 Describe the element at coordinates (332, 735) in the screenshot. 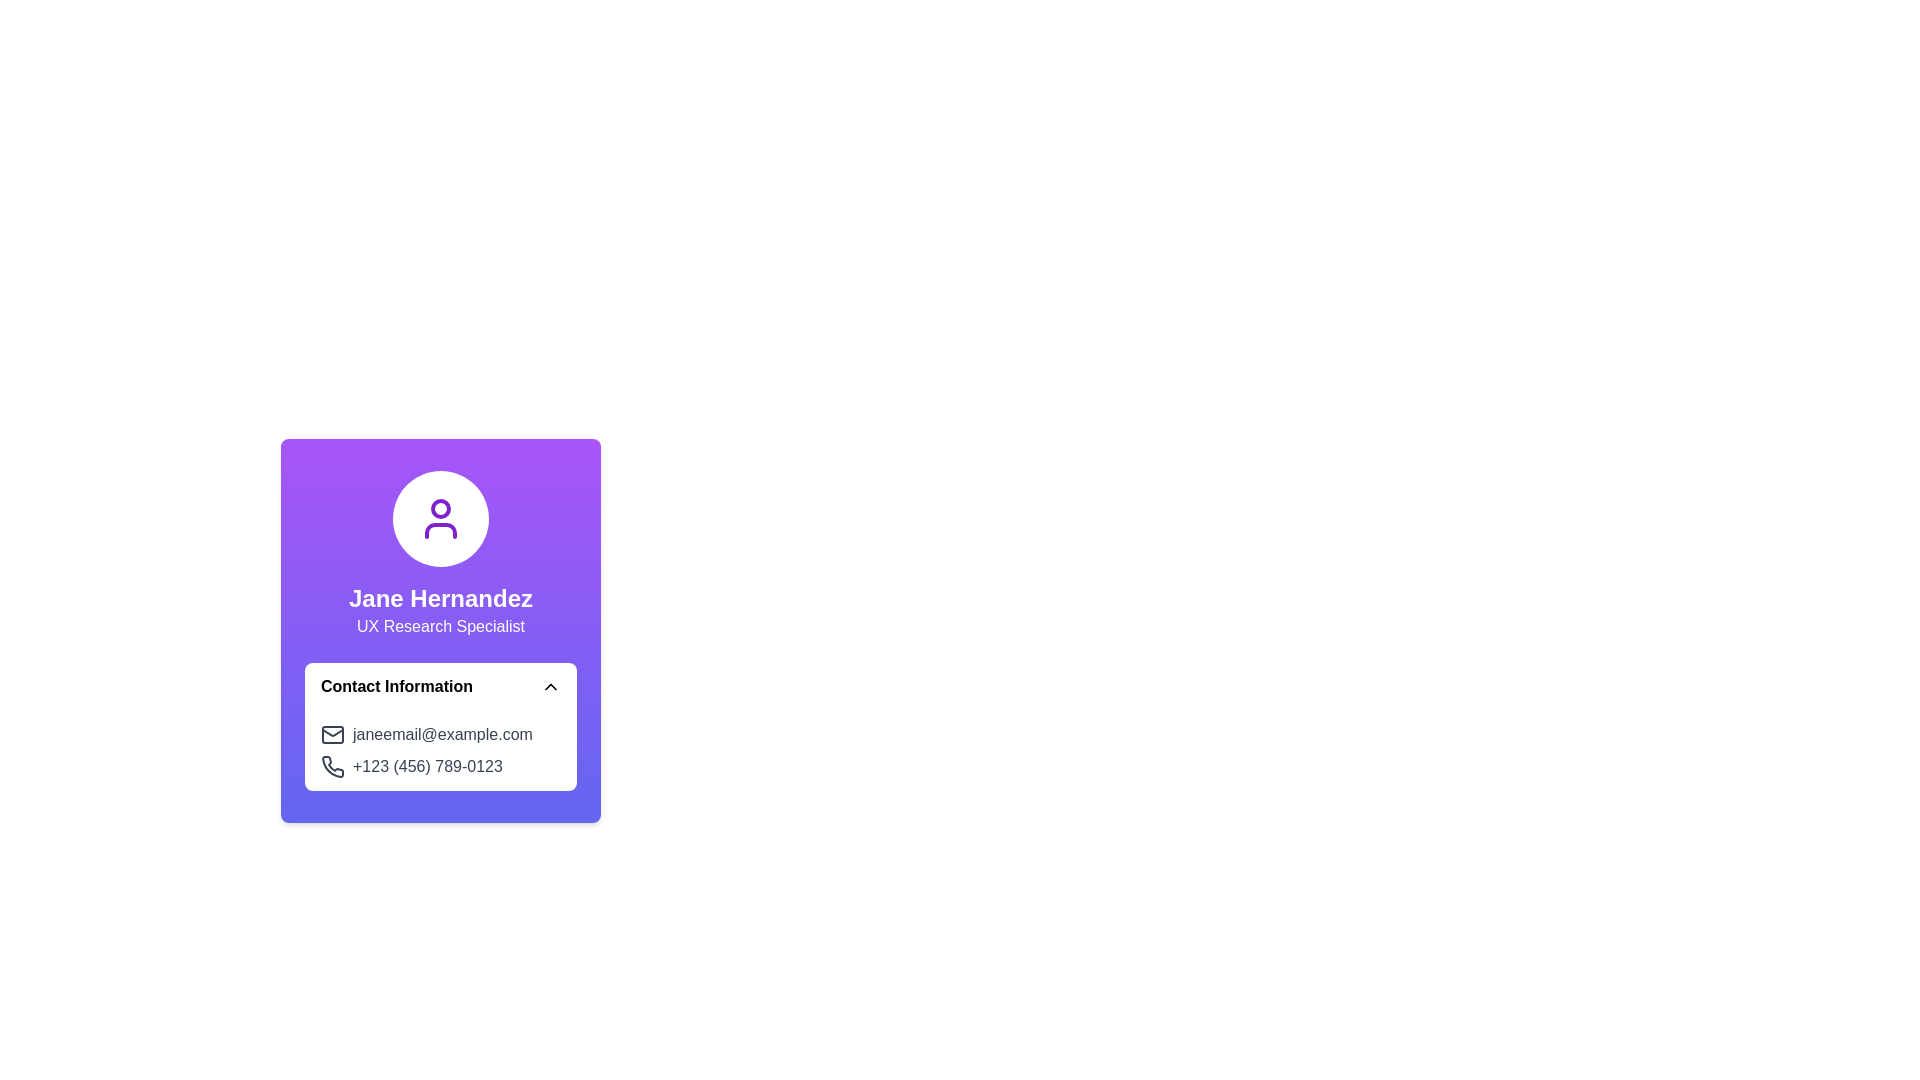

I see `the email address icon located at the start of the row displaying the email address within the 'Contact Information' card` at that location.